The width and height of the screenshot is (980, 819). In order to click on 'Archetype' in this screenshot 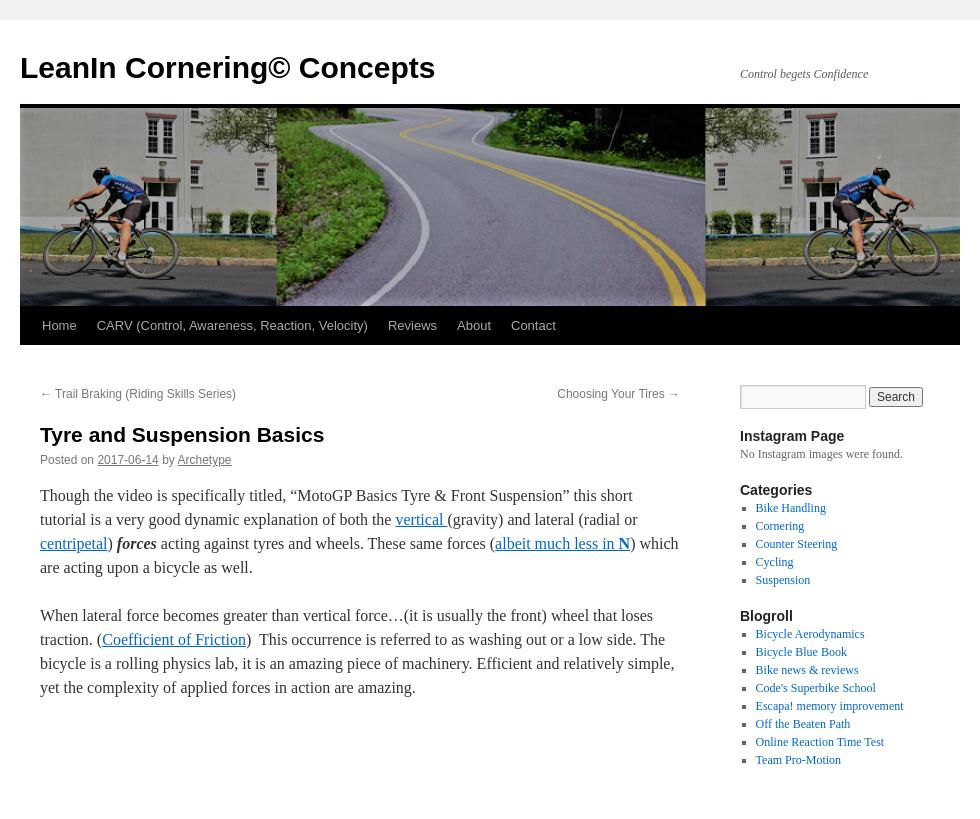, I will do `click(204, 460)`.